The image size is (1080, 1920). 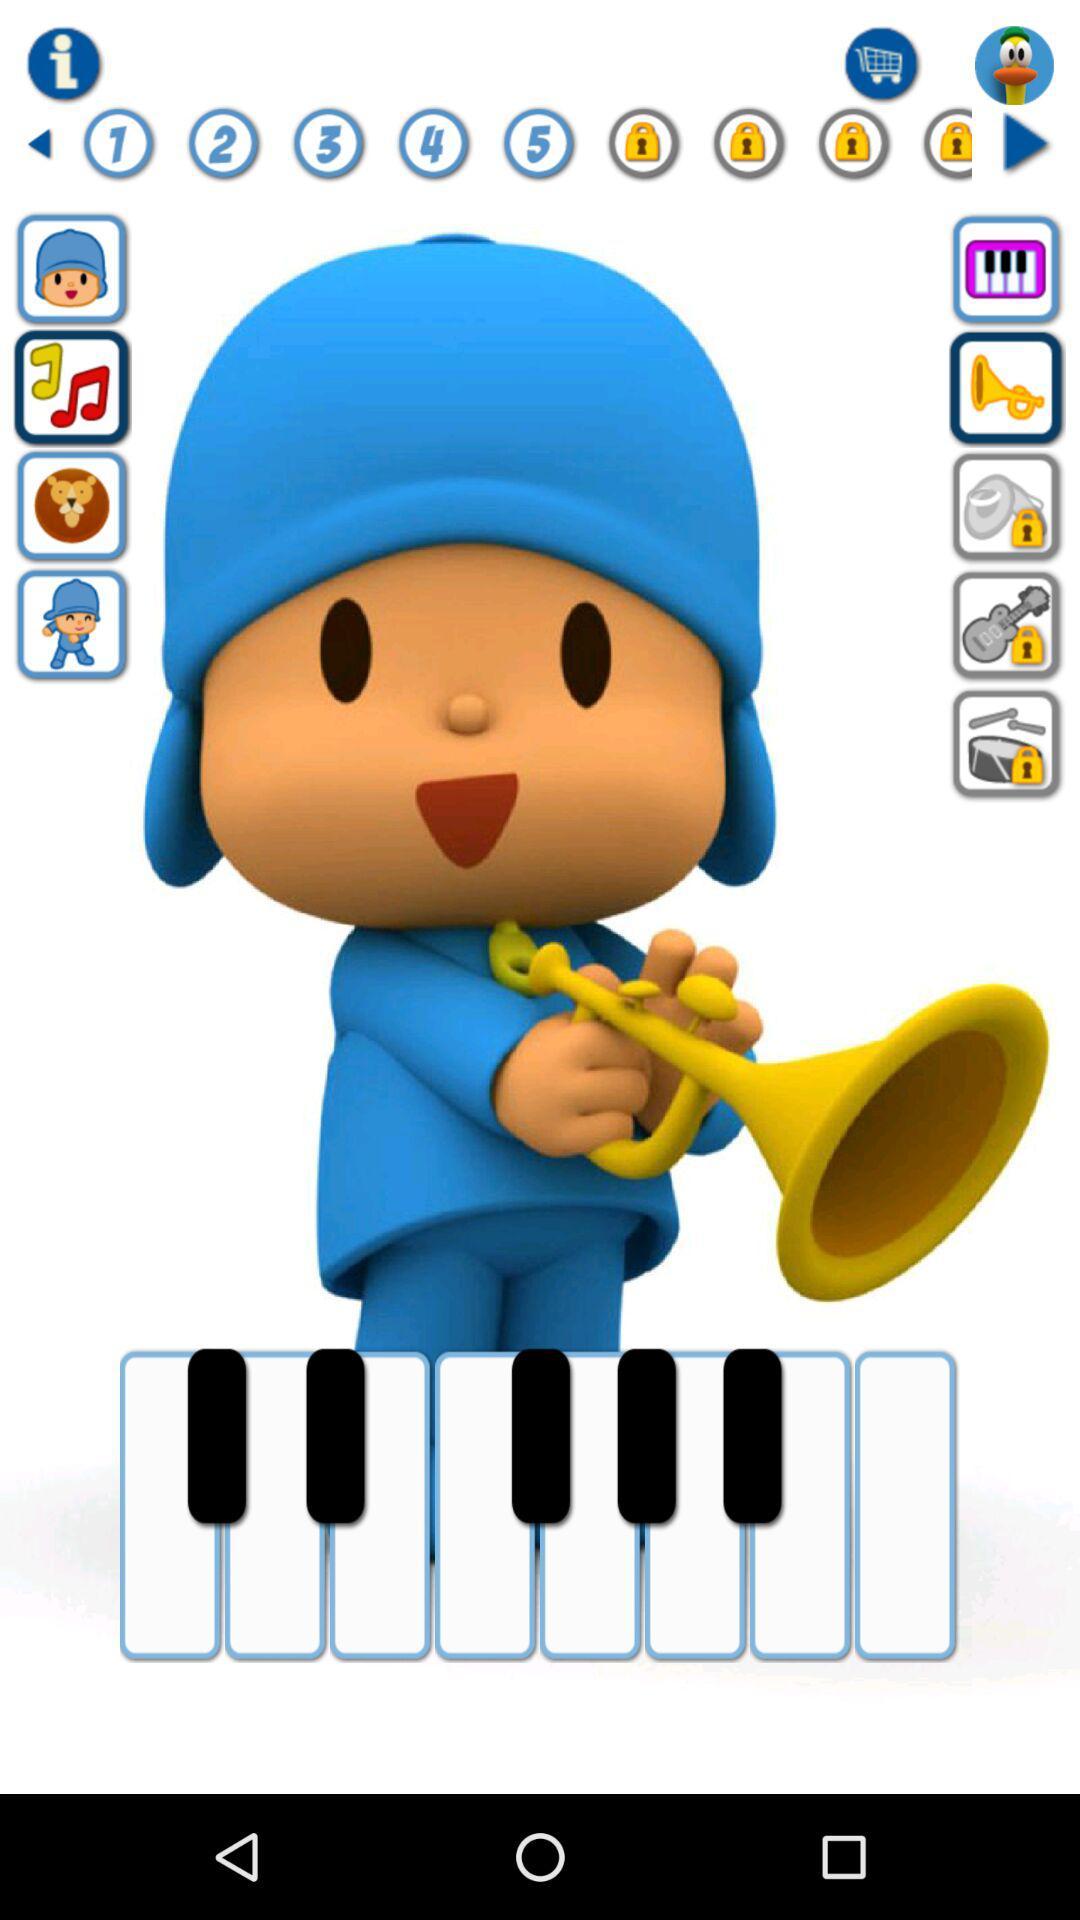 I want to click on the lock icon, so click(x=644, y=153).